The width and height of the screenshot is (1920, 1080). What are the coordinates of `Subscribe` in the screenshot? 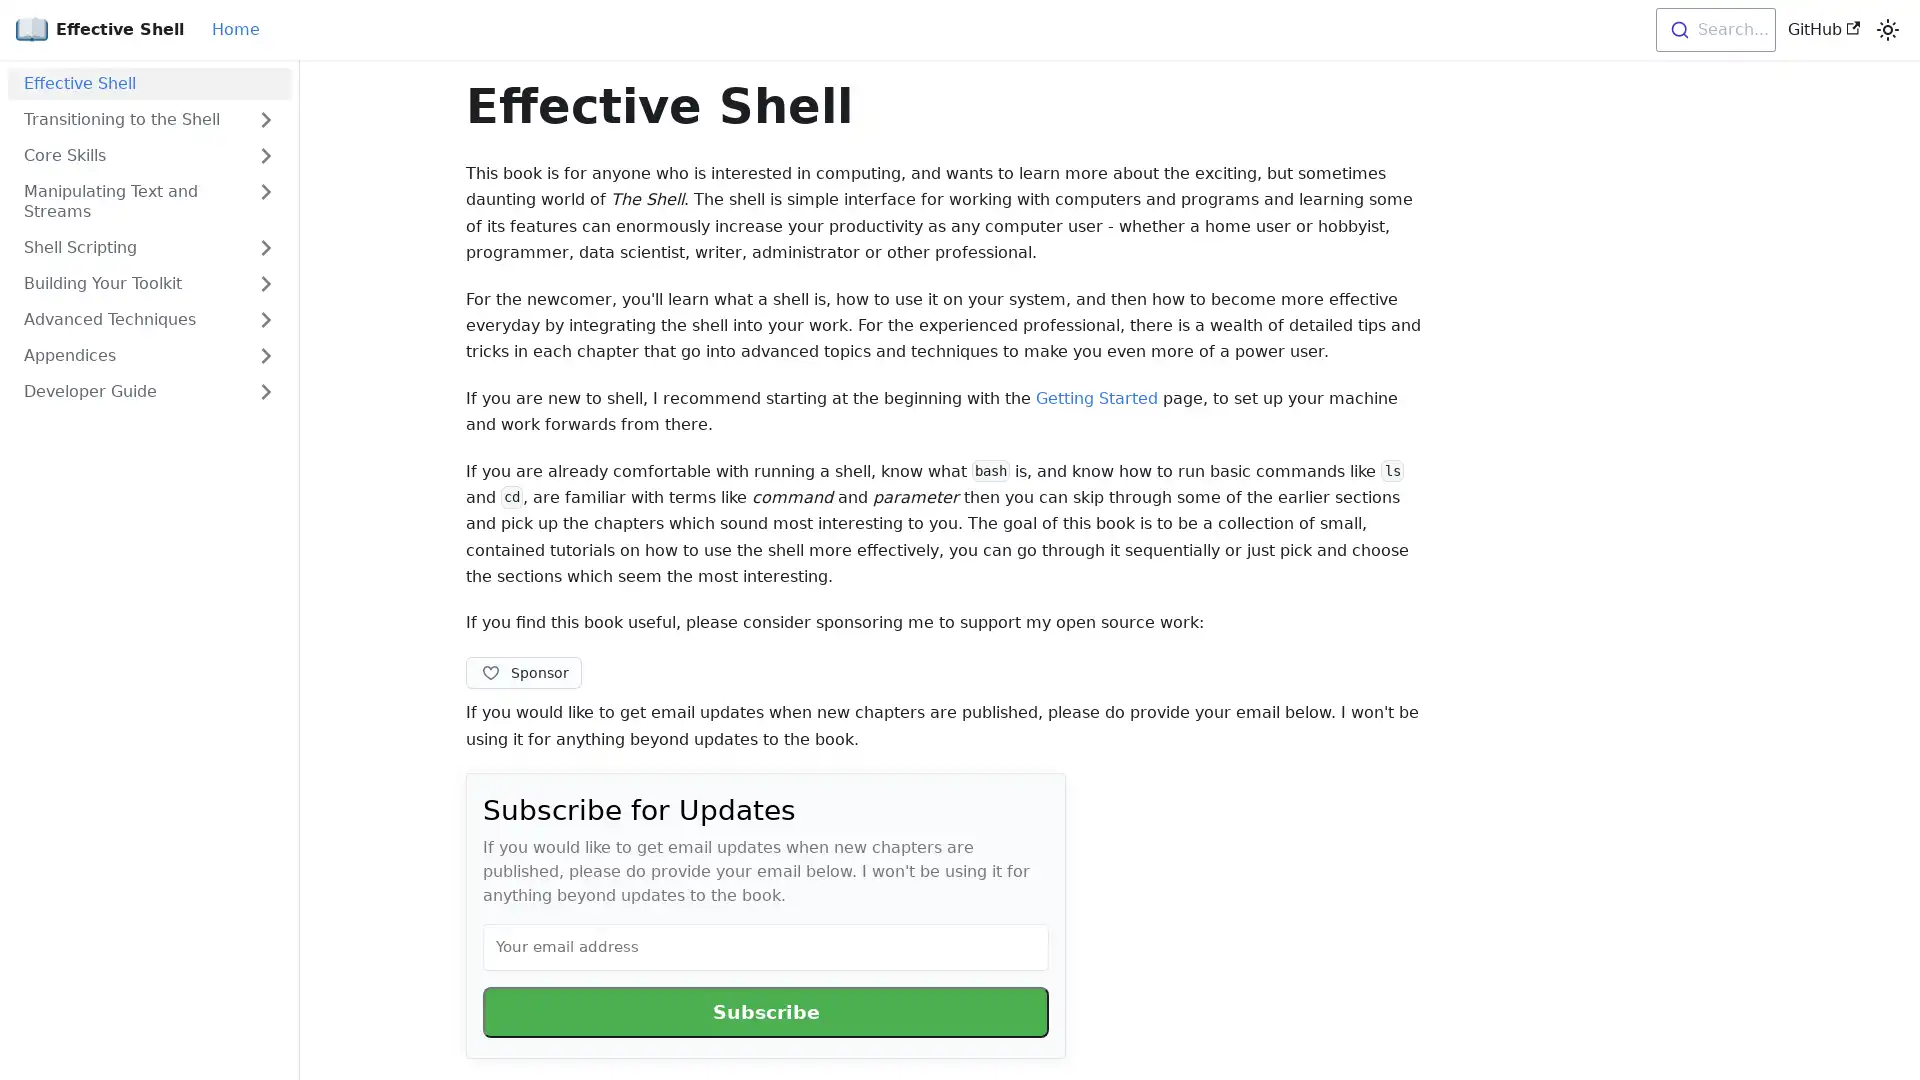 It's located at (765, 1011).